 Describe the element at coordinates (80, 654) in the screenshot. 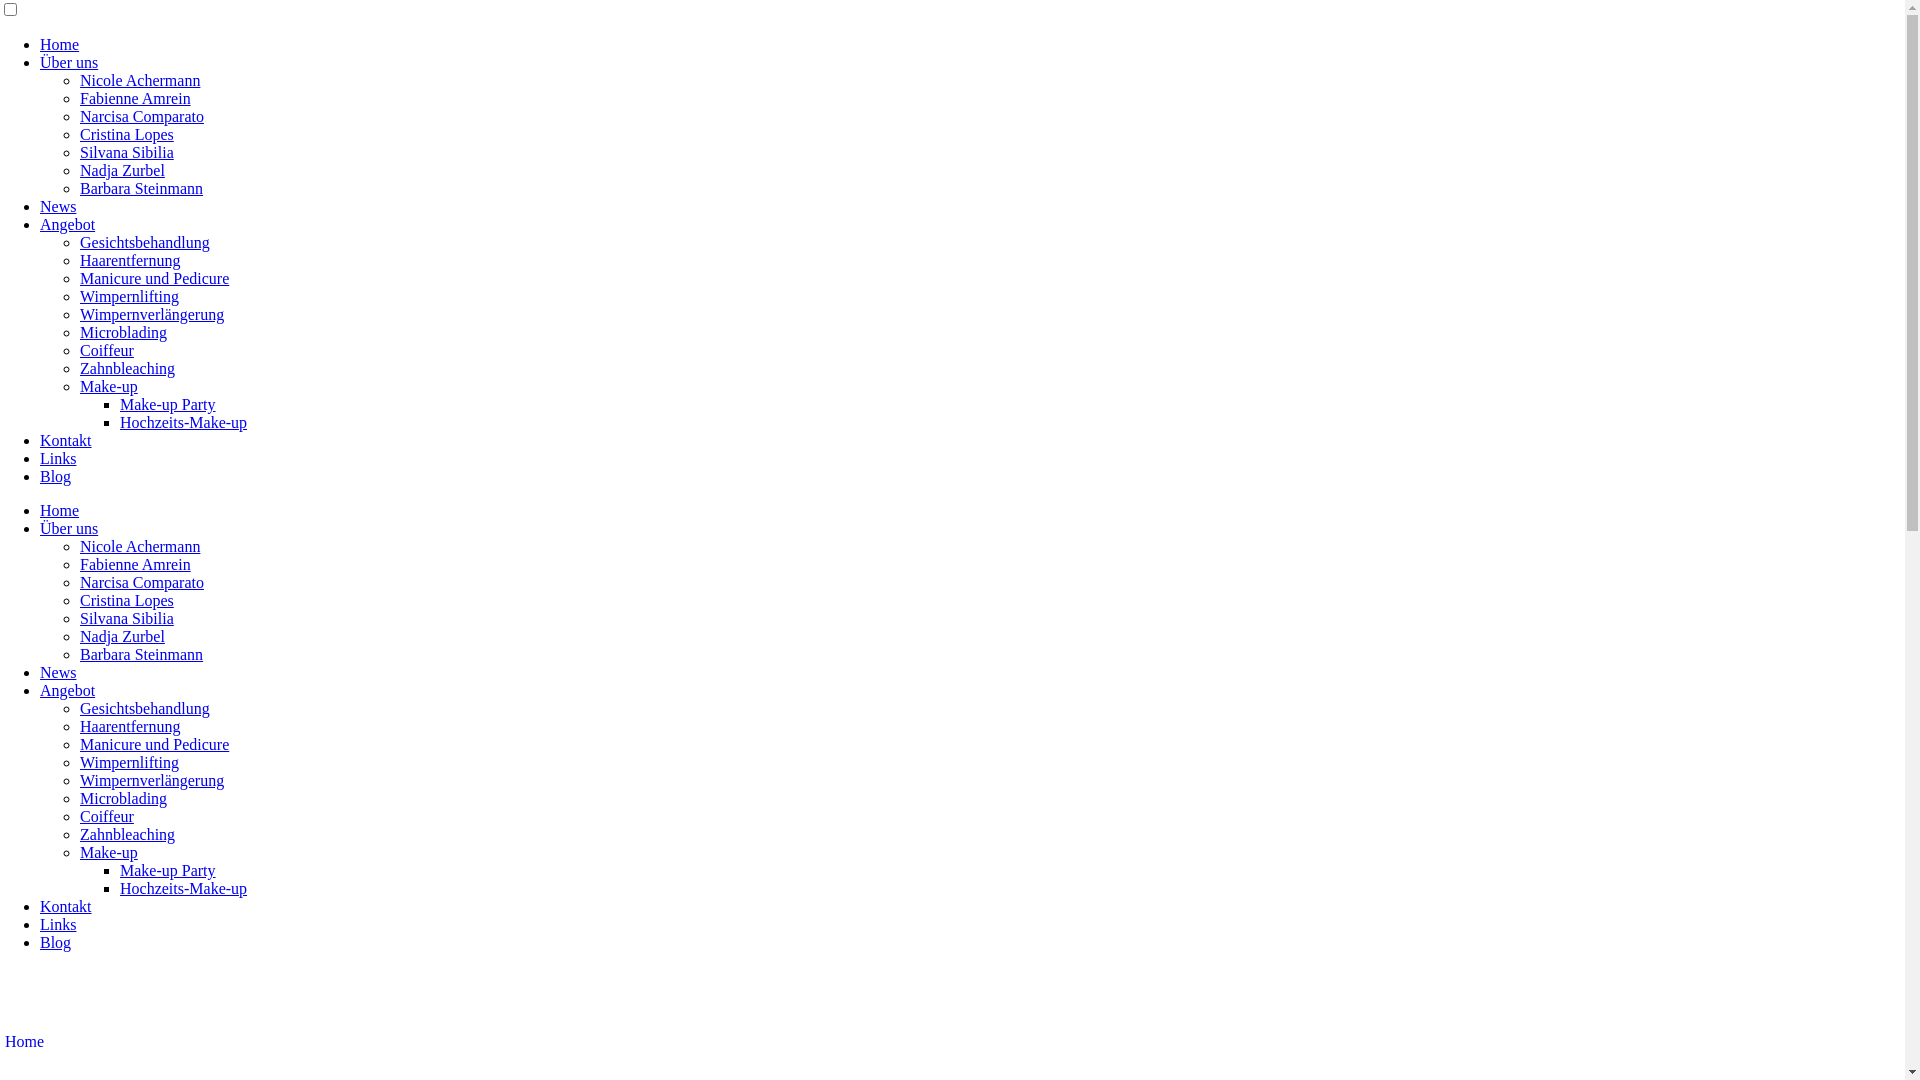

I see `'Barbara Steinmann'` at that location.